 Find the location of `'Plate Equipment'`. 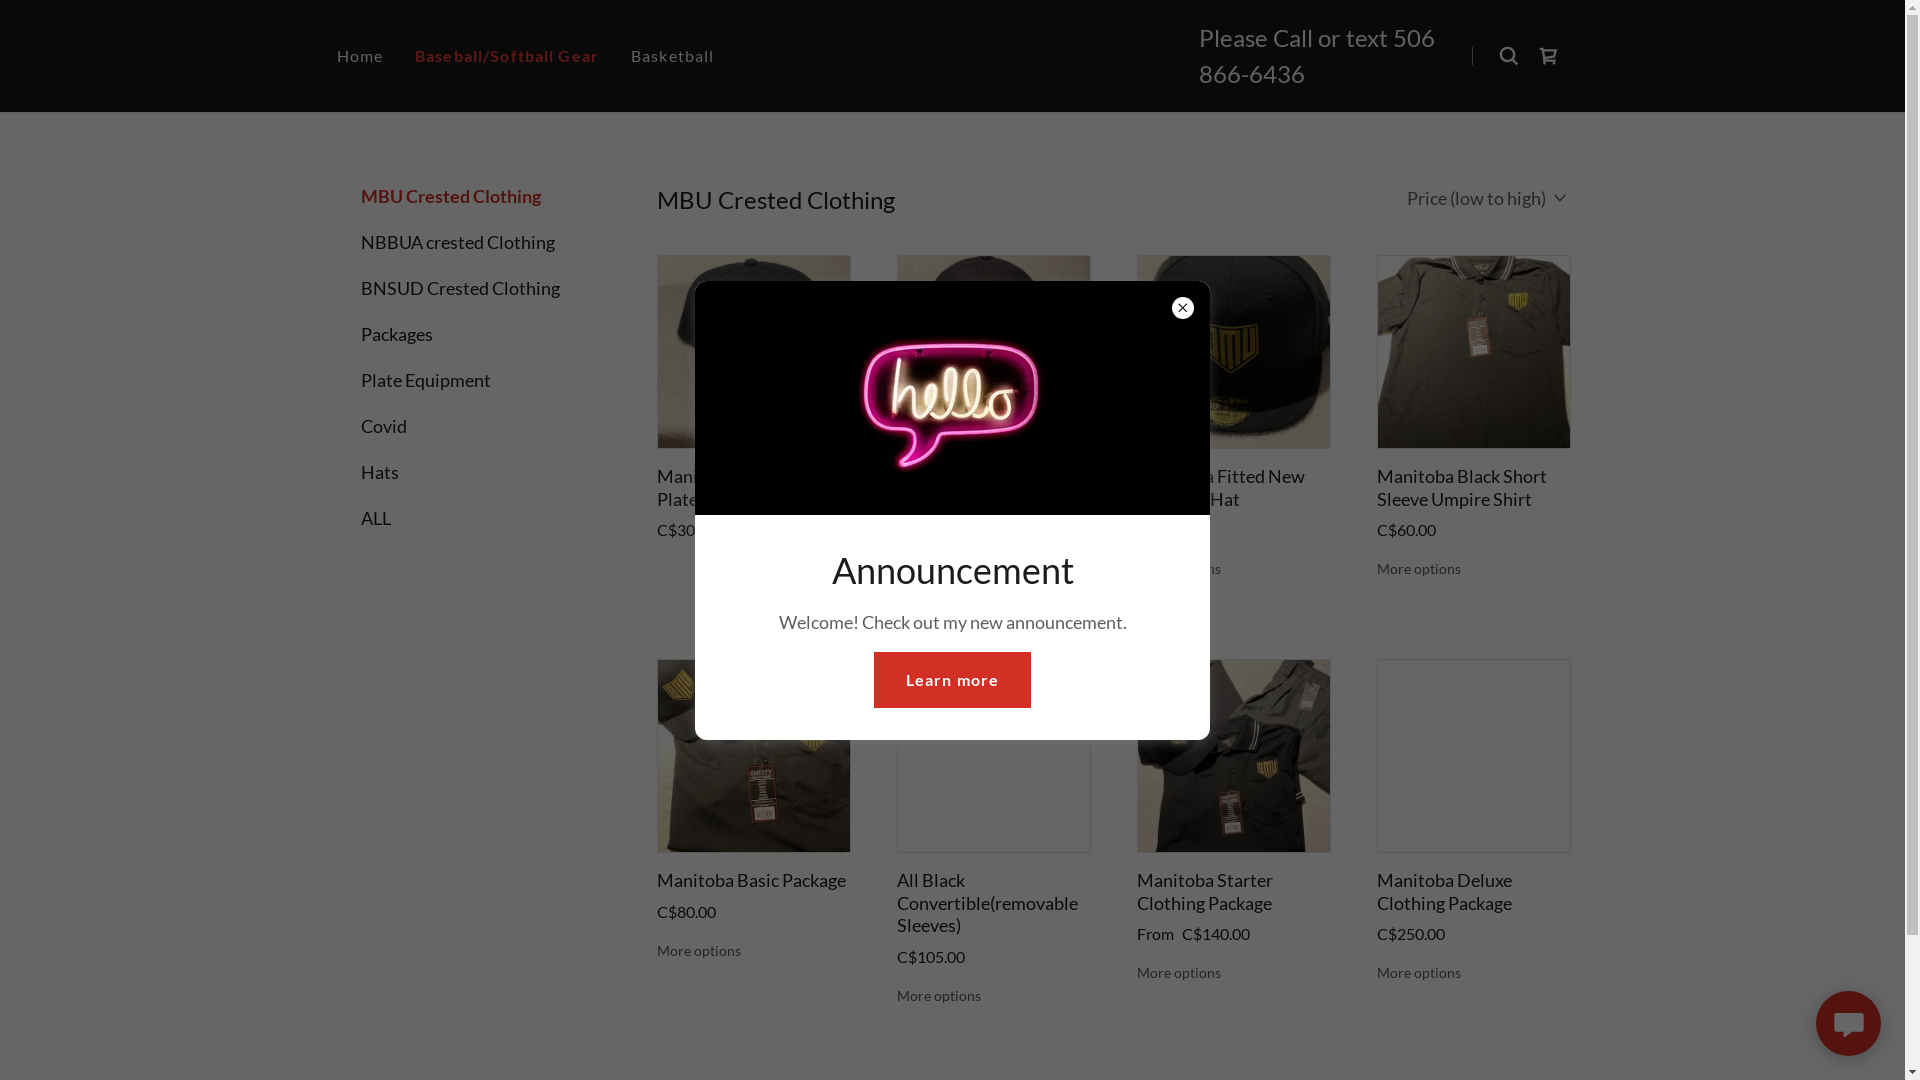

'Plate Equipment' is located at coordinates (360, 380).